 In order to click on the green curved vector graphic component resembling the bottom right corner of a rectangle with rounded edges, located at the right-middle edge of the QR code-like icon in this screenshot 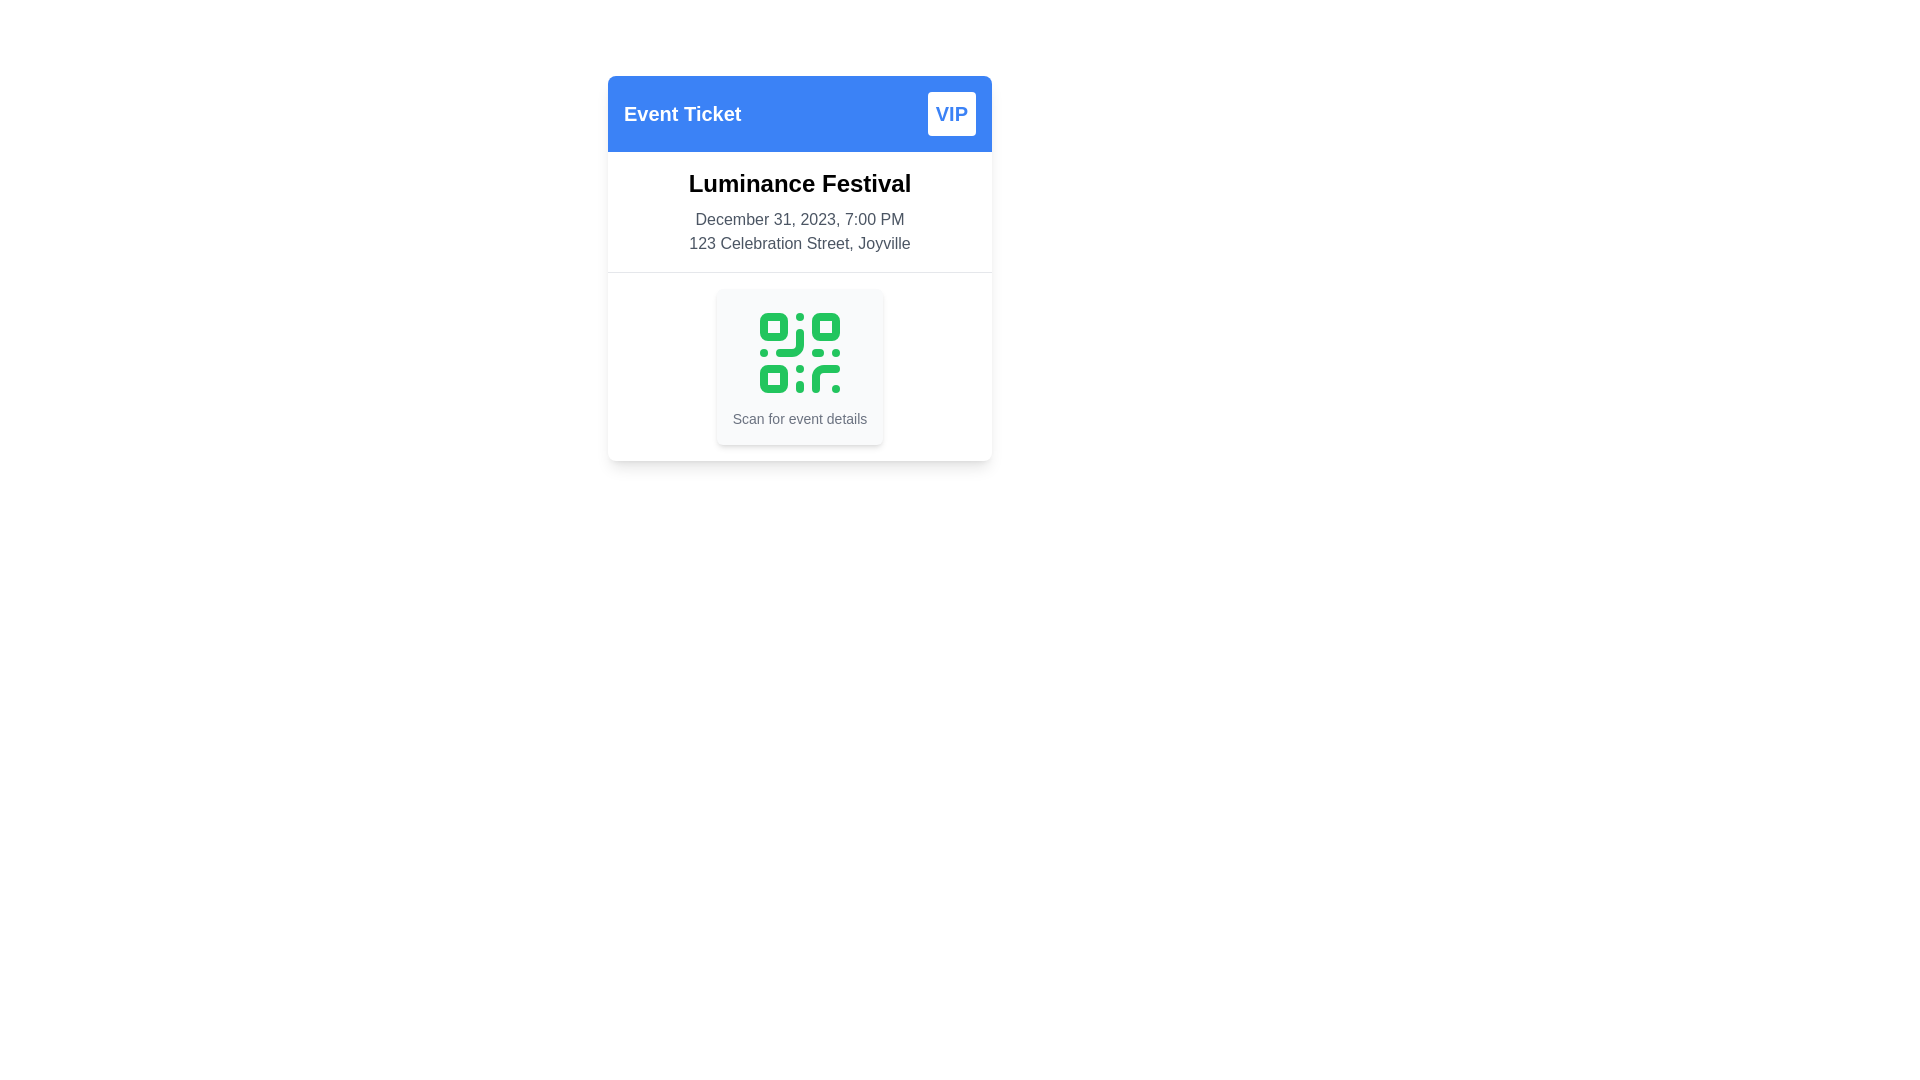, I will do `click(788, 342)`.